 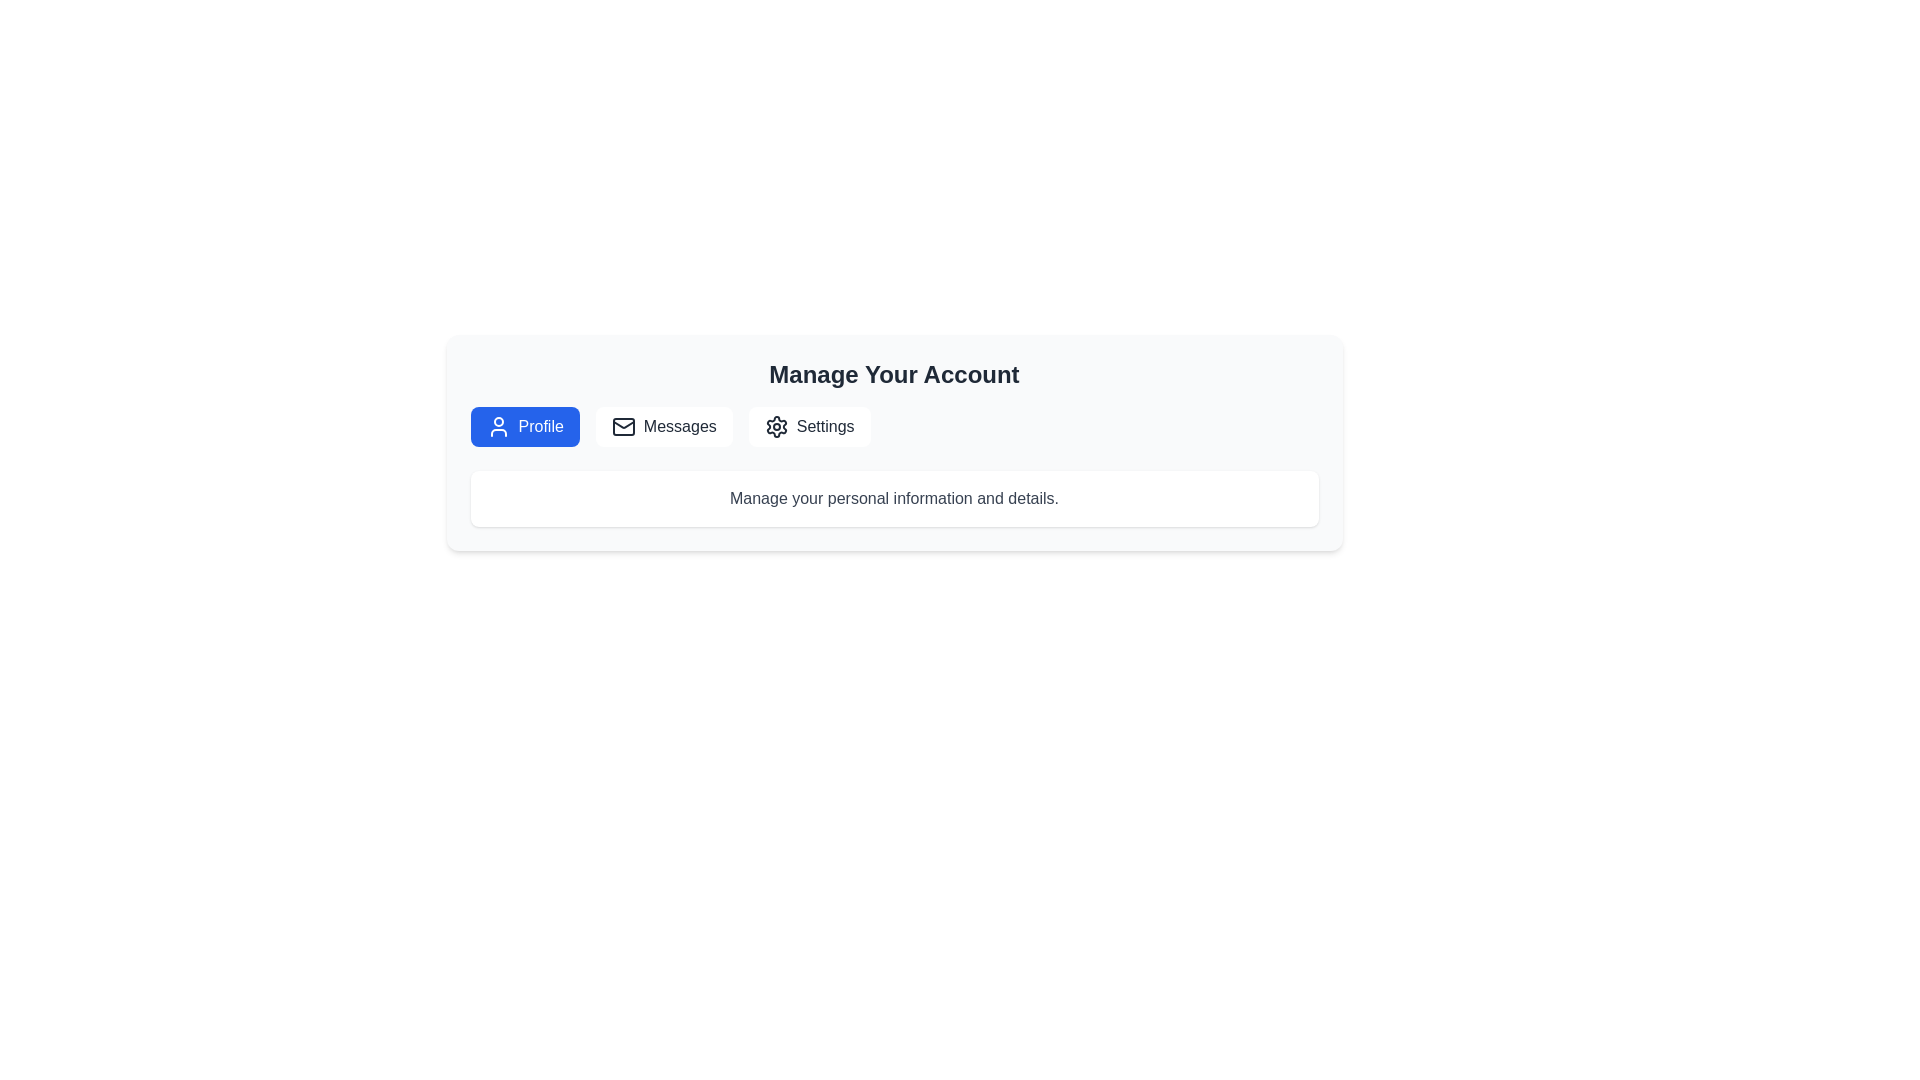 What do you see at coordinates (775, 426) in the screenshot?
I see `the 'Settings' icon located within the button group, positioned to the left of the 'Settings' text` at bounding box center [775, 426].